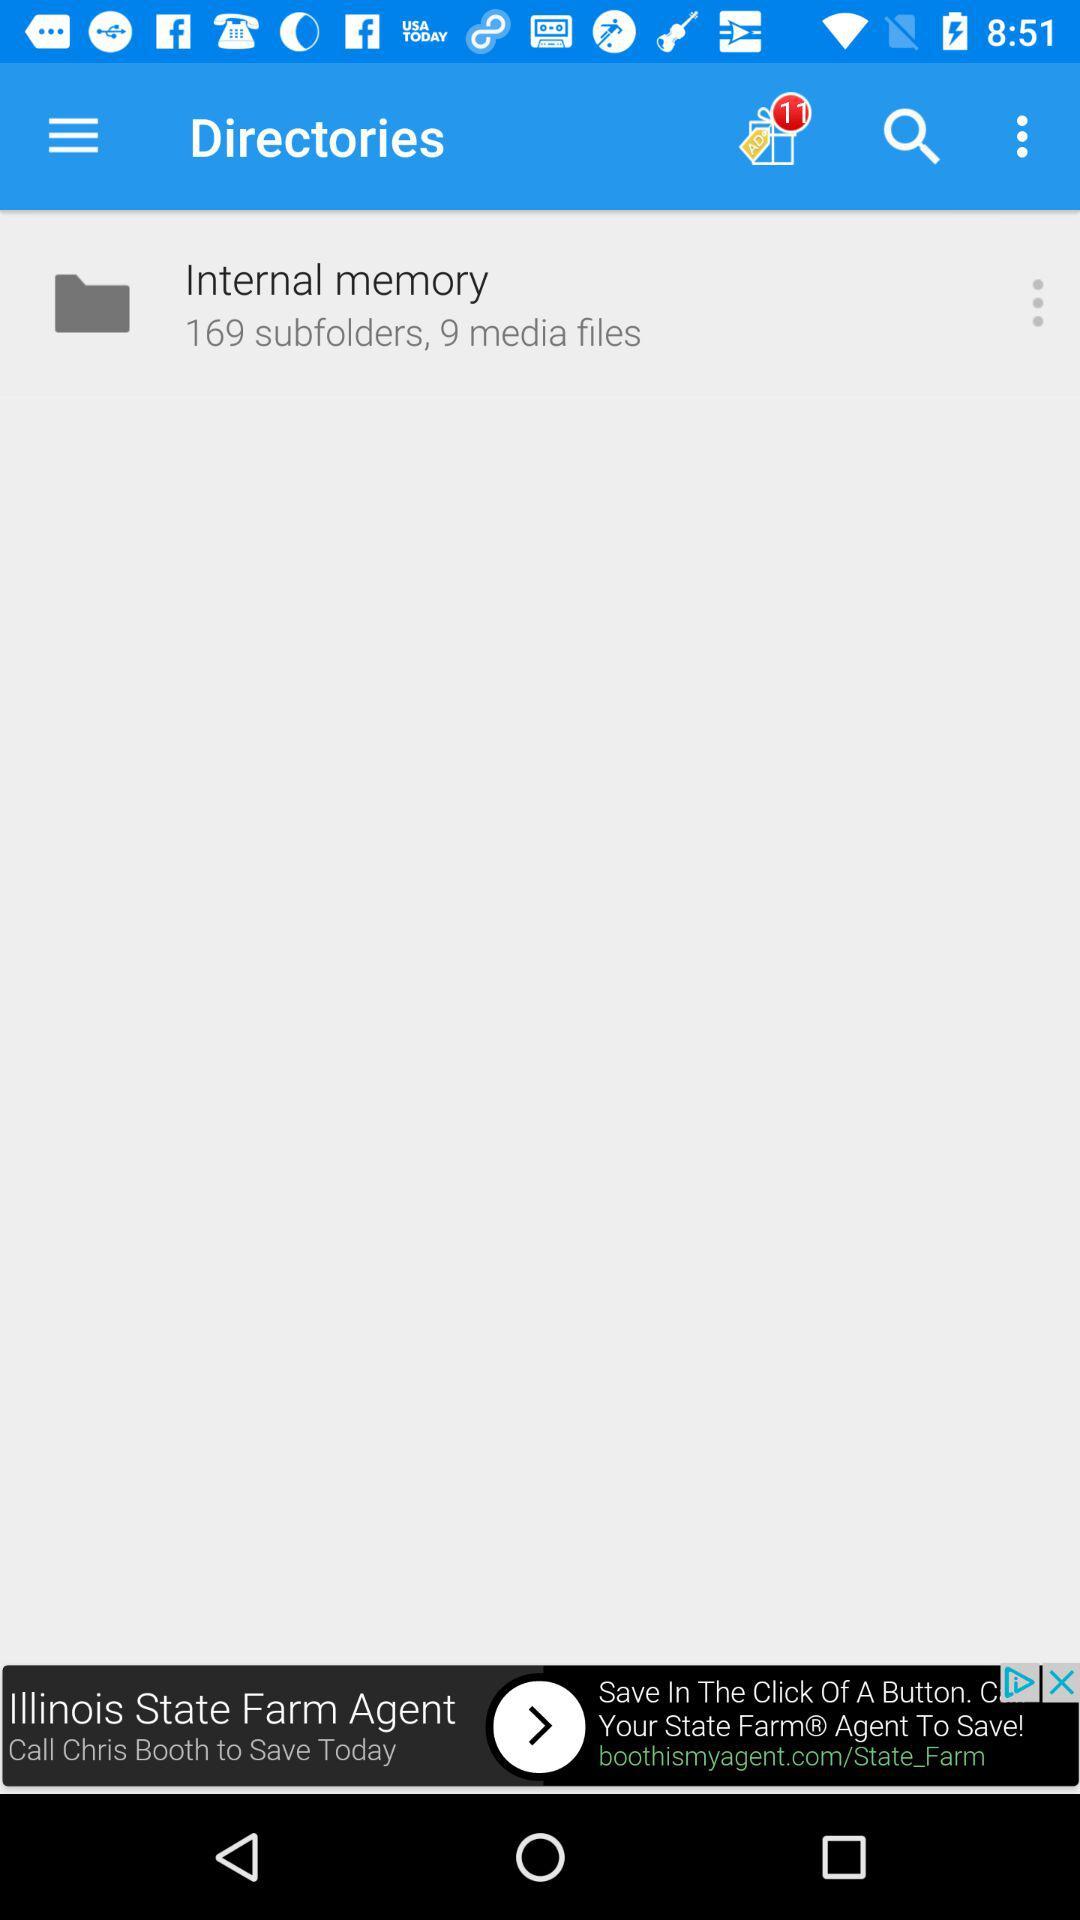 The width and height of the screenshot is (1080, 1920). What do you see at coordinates (540, 1727) in the screenshot?
I see `watch advertisement` at bounding box center [540, 1727].